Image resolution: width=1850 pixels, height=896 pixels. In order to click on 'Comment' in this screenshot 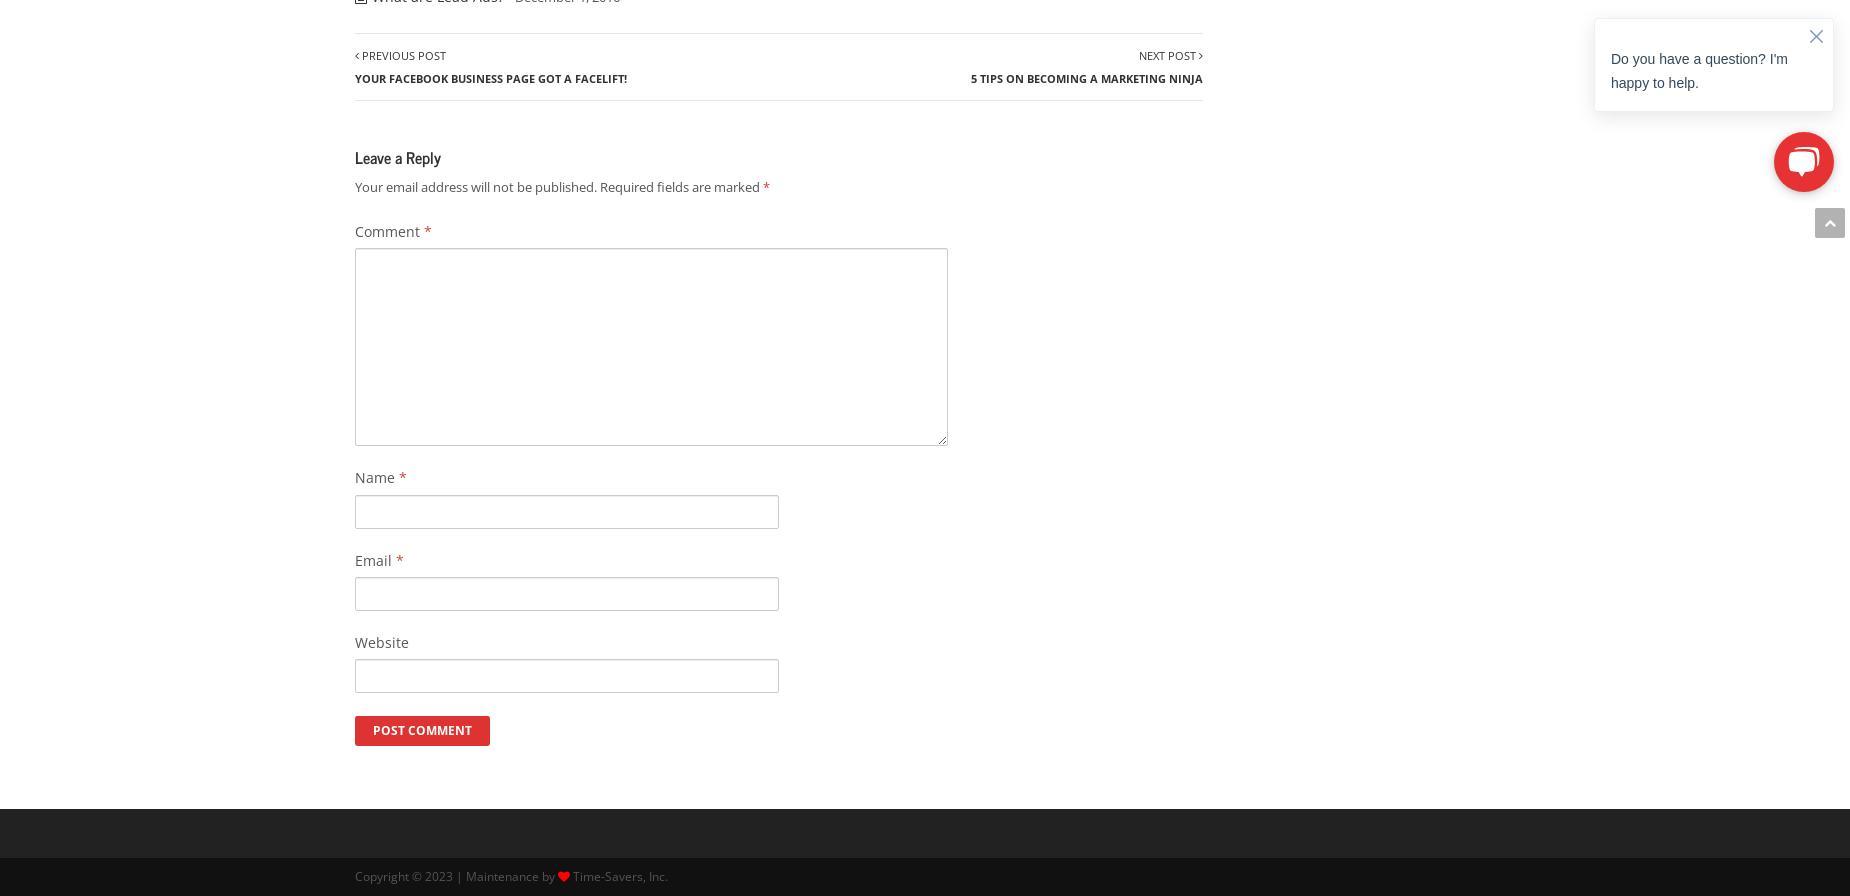, I will do `click(388, 229)`.